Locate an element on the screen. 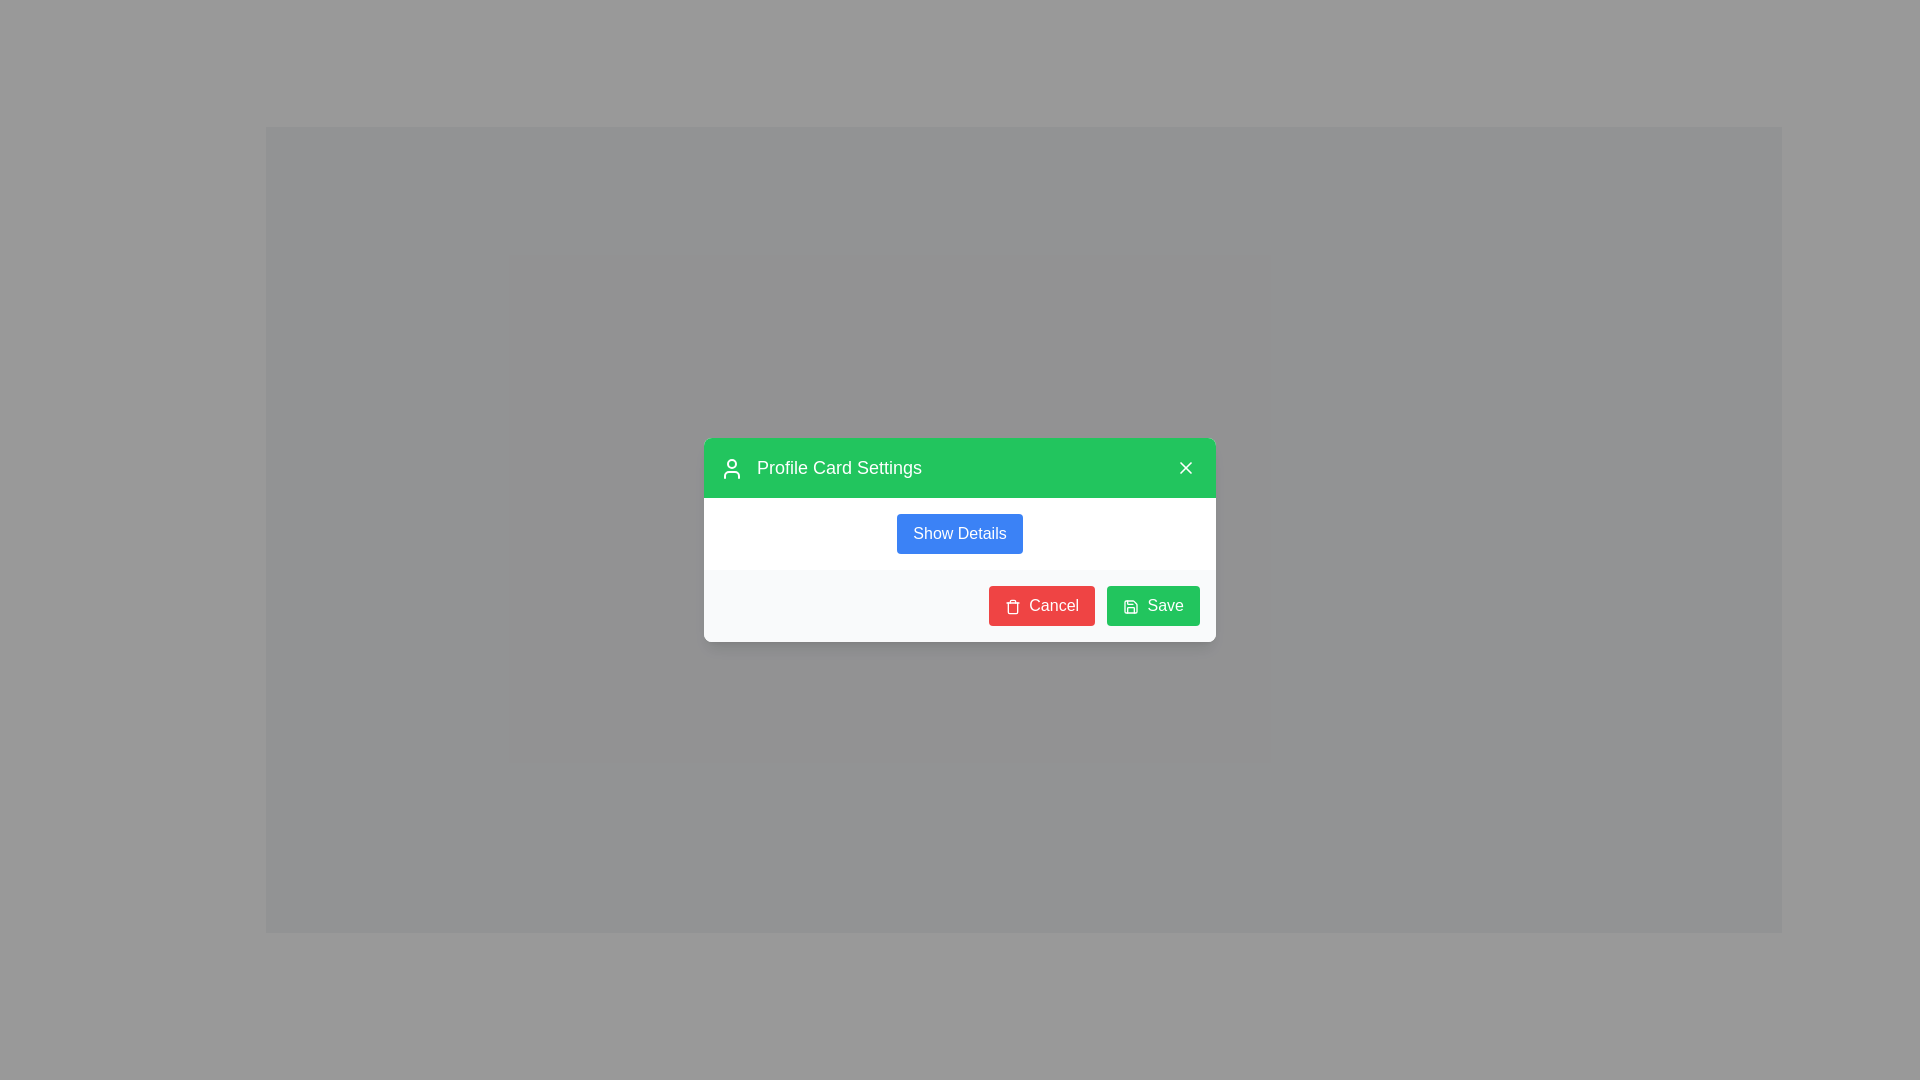 Image resolution: width=1920 pixels, height=1080 pixels. the 'Profile Card Settings' text label, which is styled in bold white font on a green background and located at the top left of the green header bar within a modal or card interface is located at coordinates (820, 467).